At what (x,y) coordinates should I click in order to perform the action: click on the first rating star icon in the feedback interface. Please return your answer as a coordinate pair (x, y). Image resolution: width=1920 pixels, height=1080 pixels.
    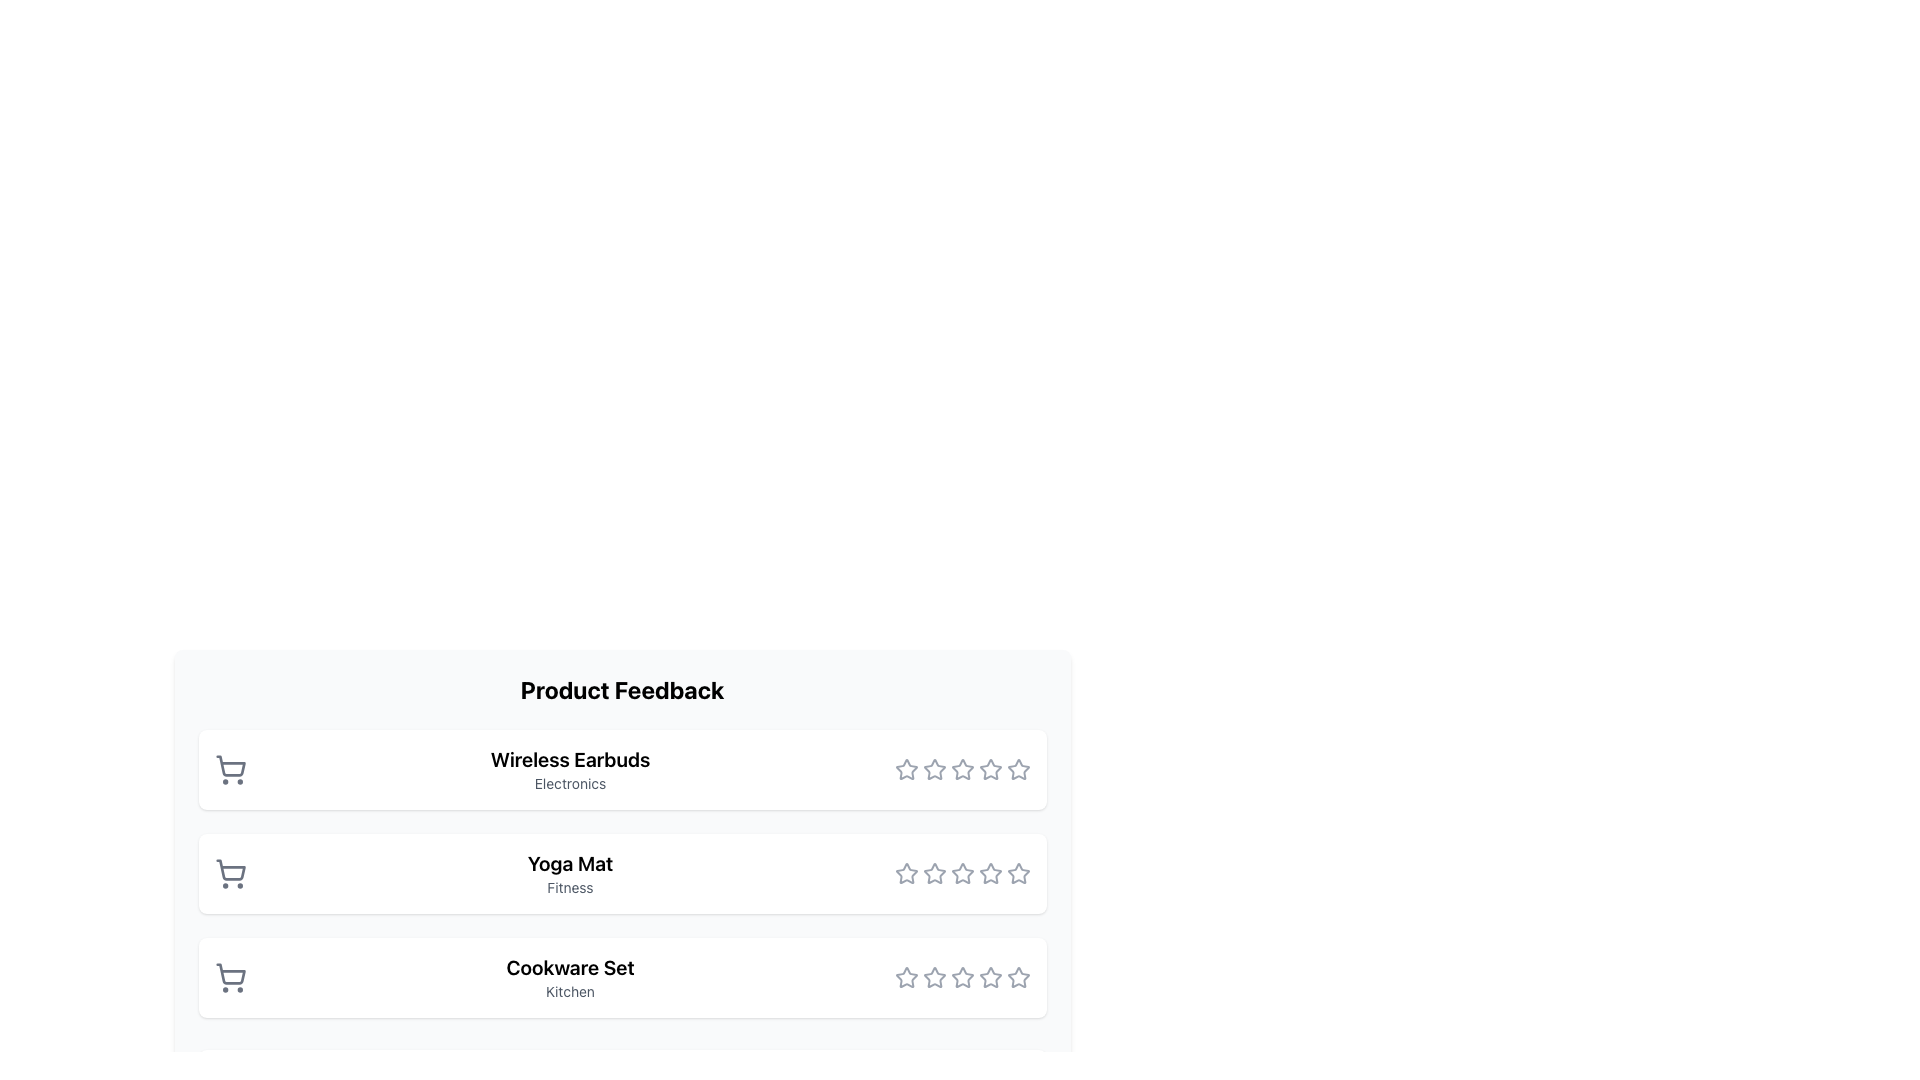
    Looking at the image, I should click on (905, 769).